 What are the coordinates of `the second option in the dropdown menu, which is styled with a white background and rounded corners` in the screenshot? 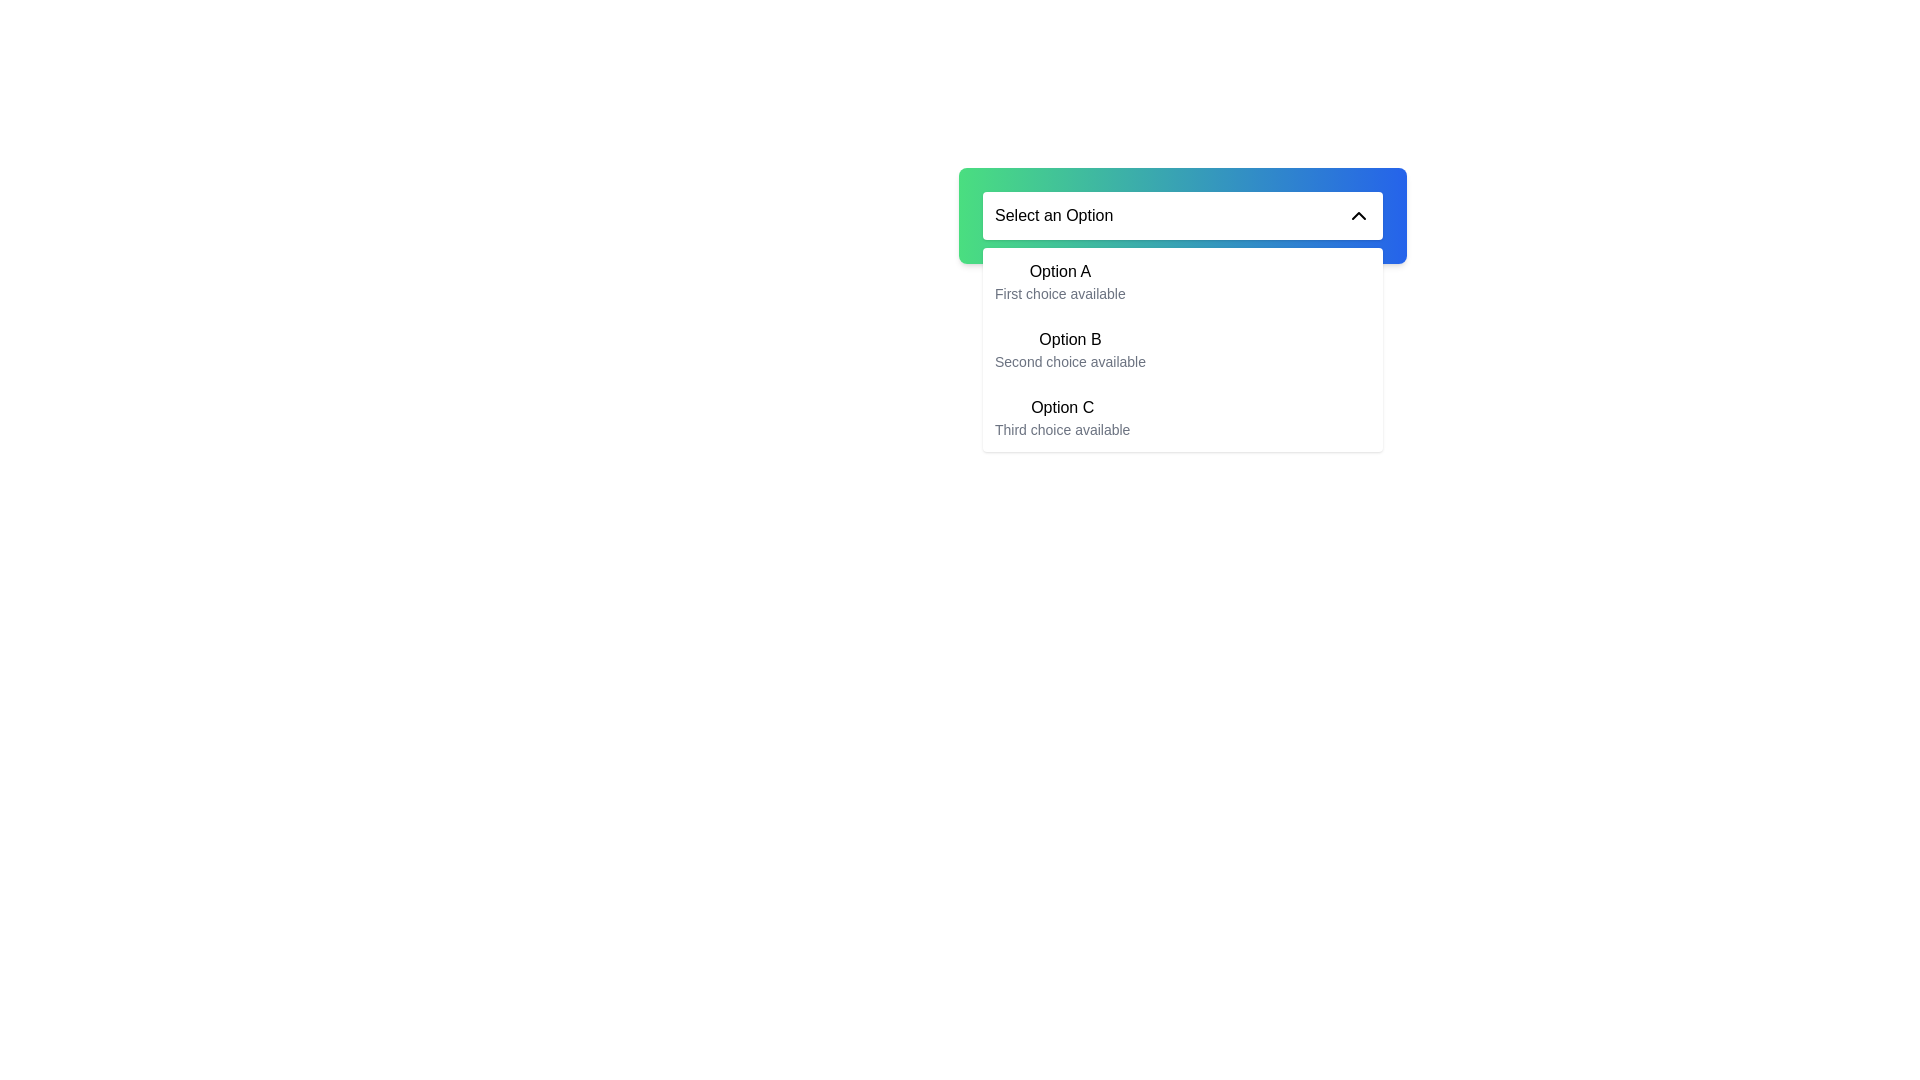 It's located at (1182, 349).